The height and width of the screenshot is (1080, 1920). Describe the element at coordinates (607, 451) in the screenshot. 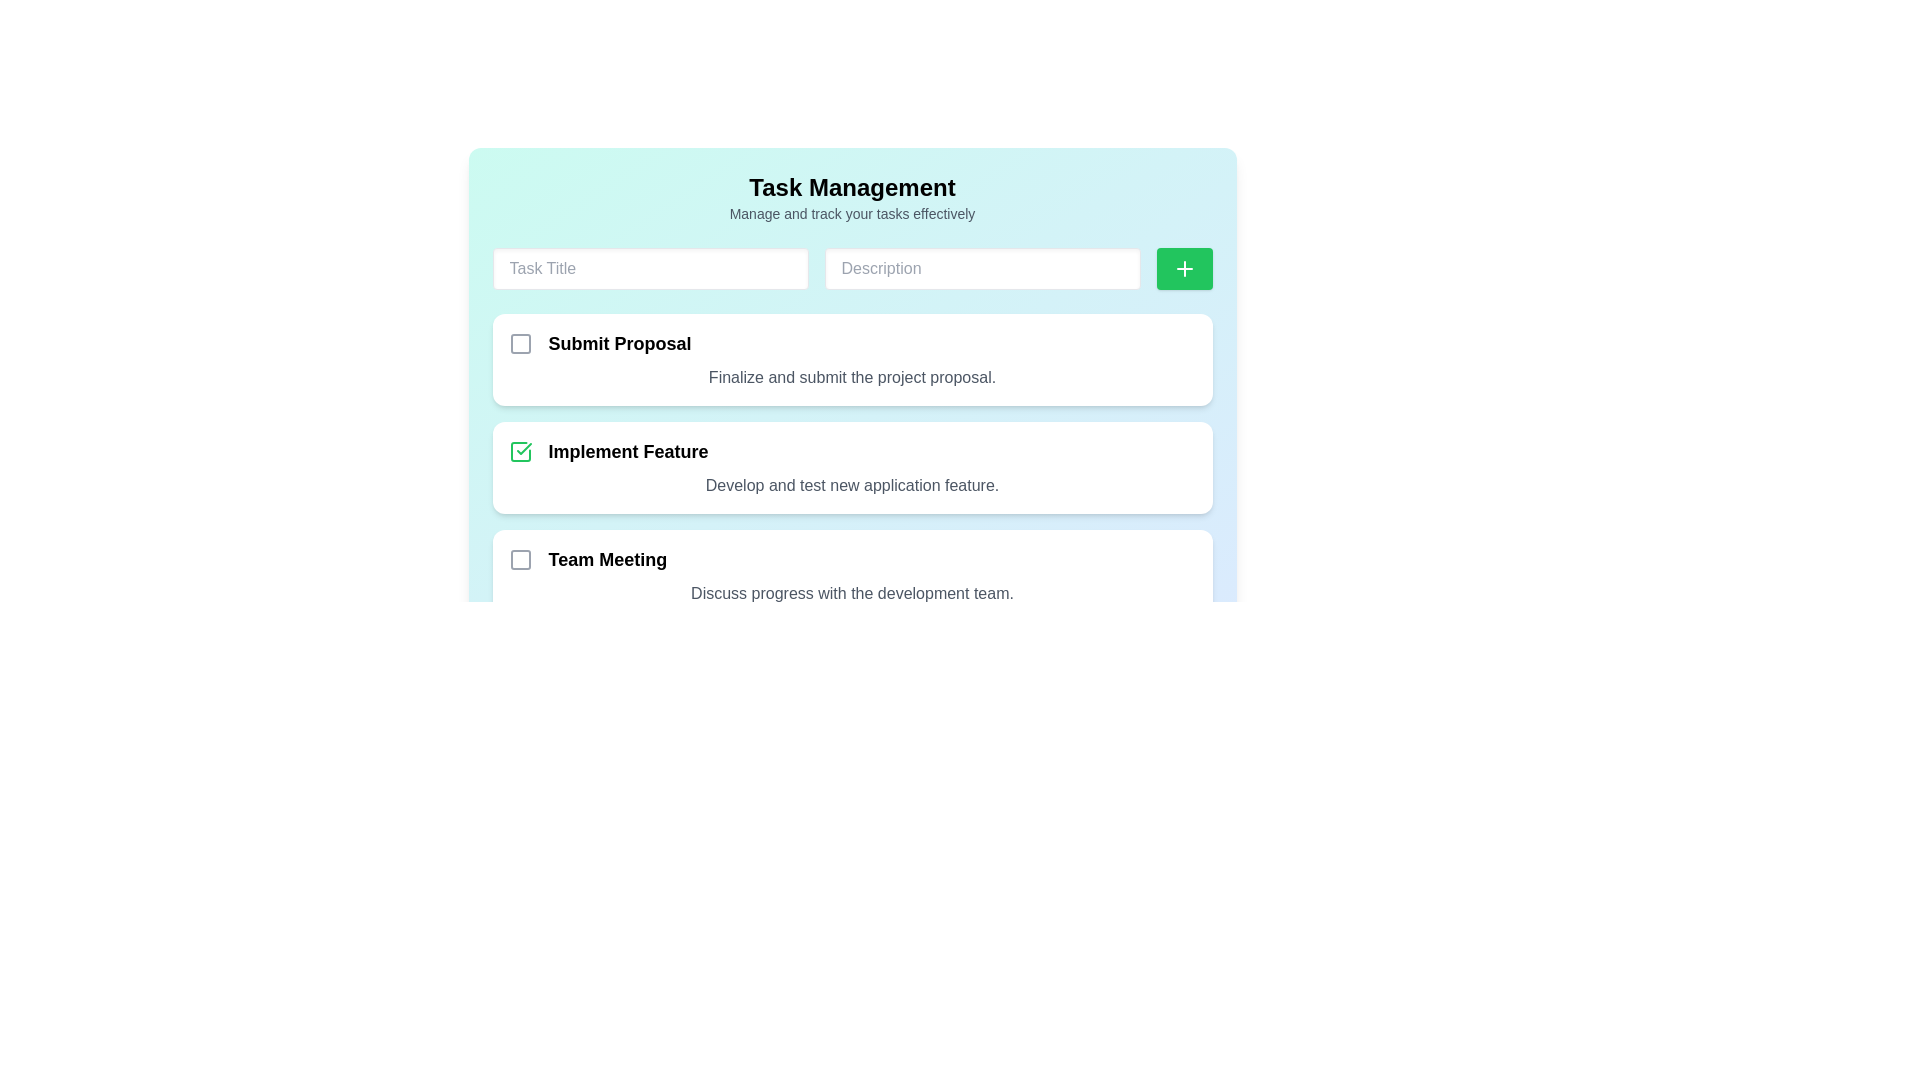

I see `the 'Implement Feature' task label` at that location.